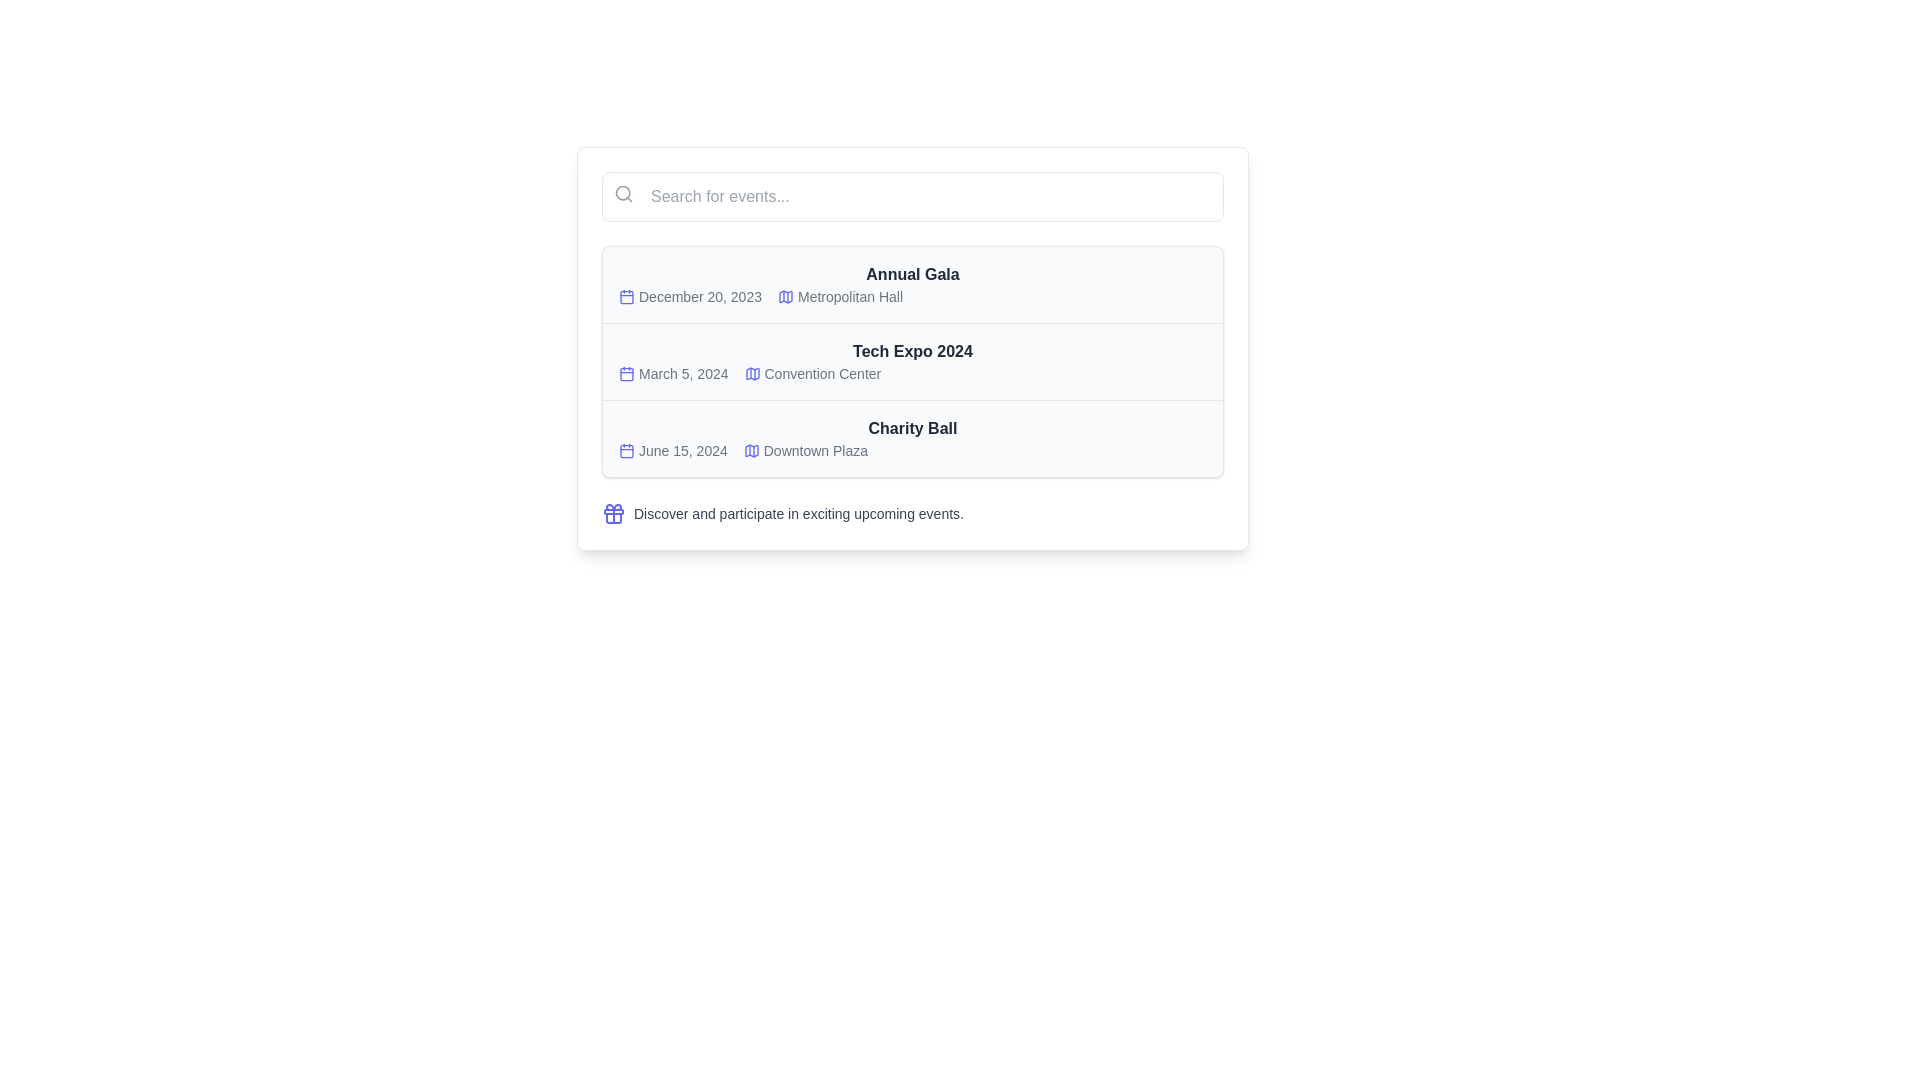 This screenshot has height=1080, width=1920. Describe the element at coordinates (797, 512) in the screenshot. I see `text content 'Discover and participate in exciting upcoming events.' which is styled in a subtle gray color and located in the bottom section of the interface beside a visual icon` at that location.